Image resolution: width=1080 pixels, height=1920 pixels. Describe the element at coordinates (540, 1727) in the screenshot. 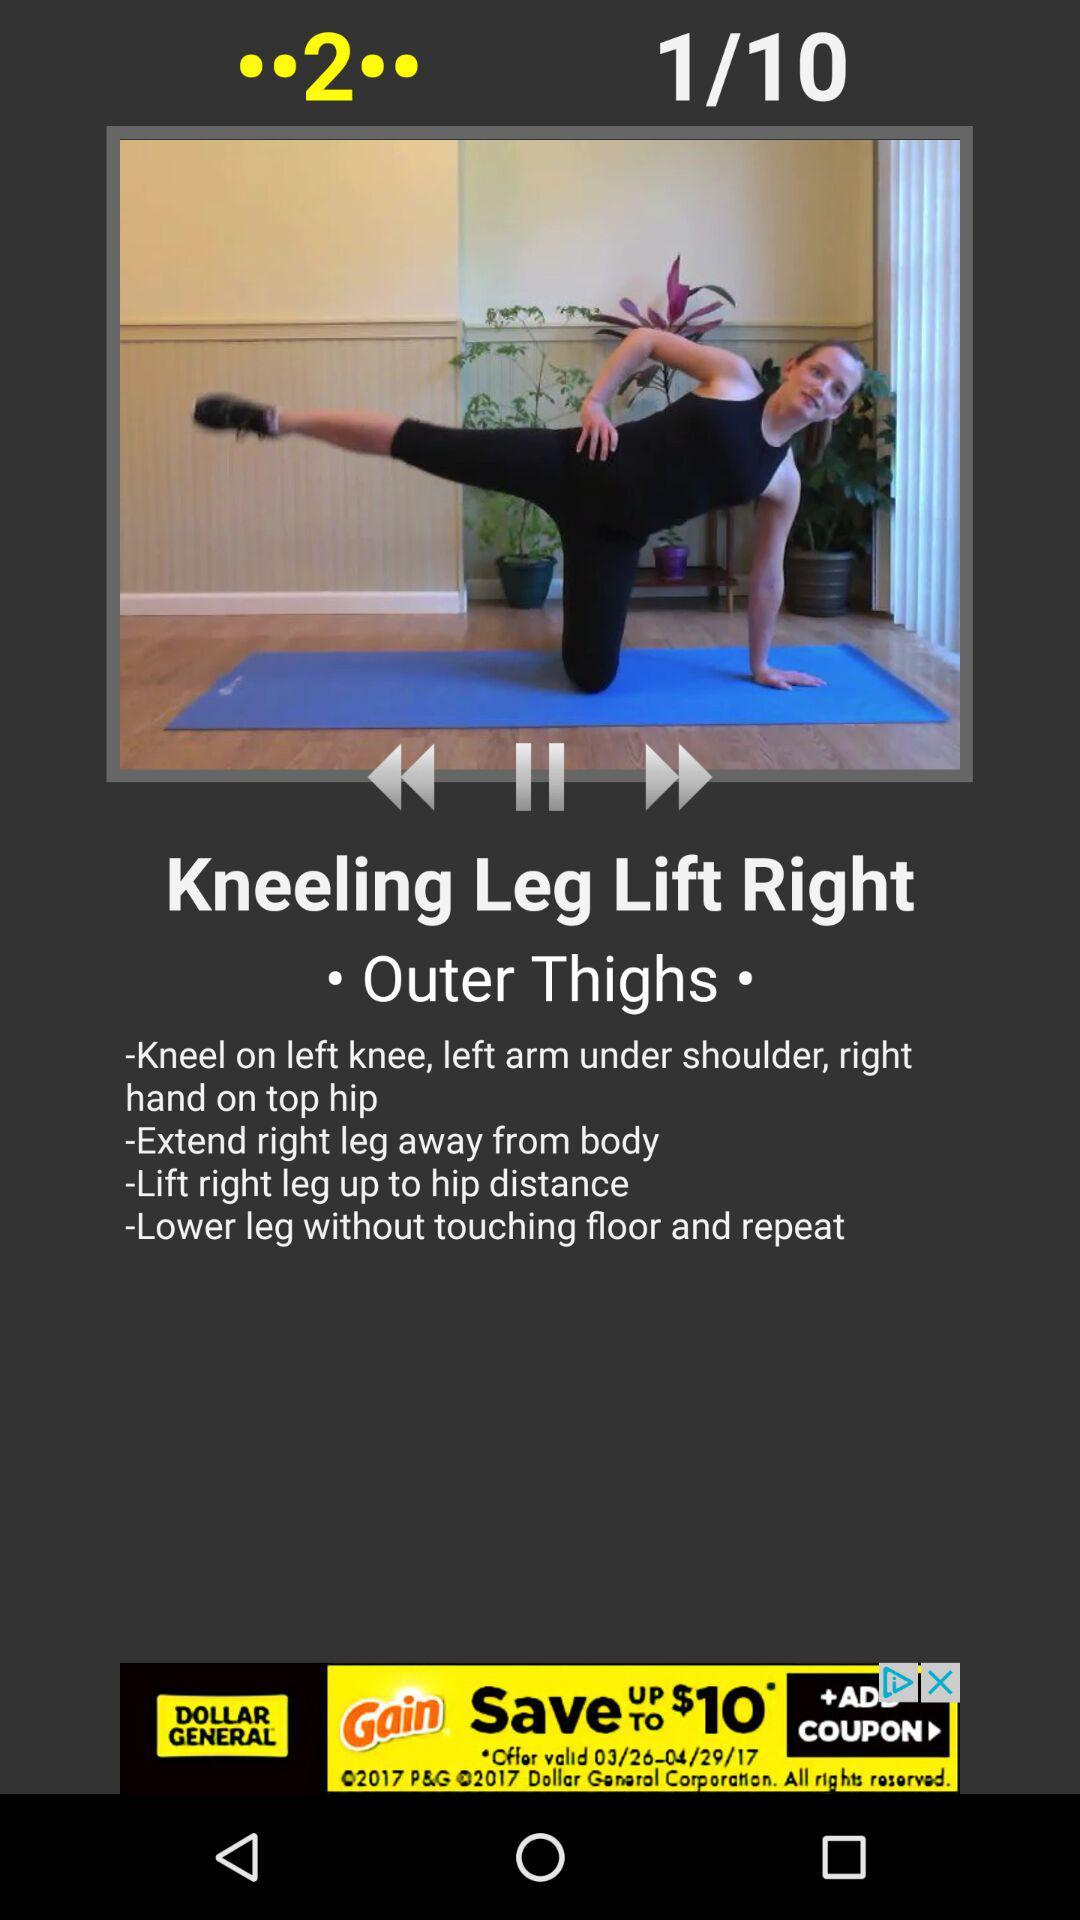

I see `money with a gain coupon` at that location.